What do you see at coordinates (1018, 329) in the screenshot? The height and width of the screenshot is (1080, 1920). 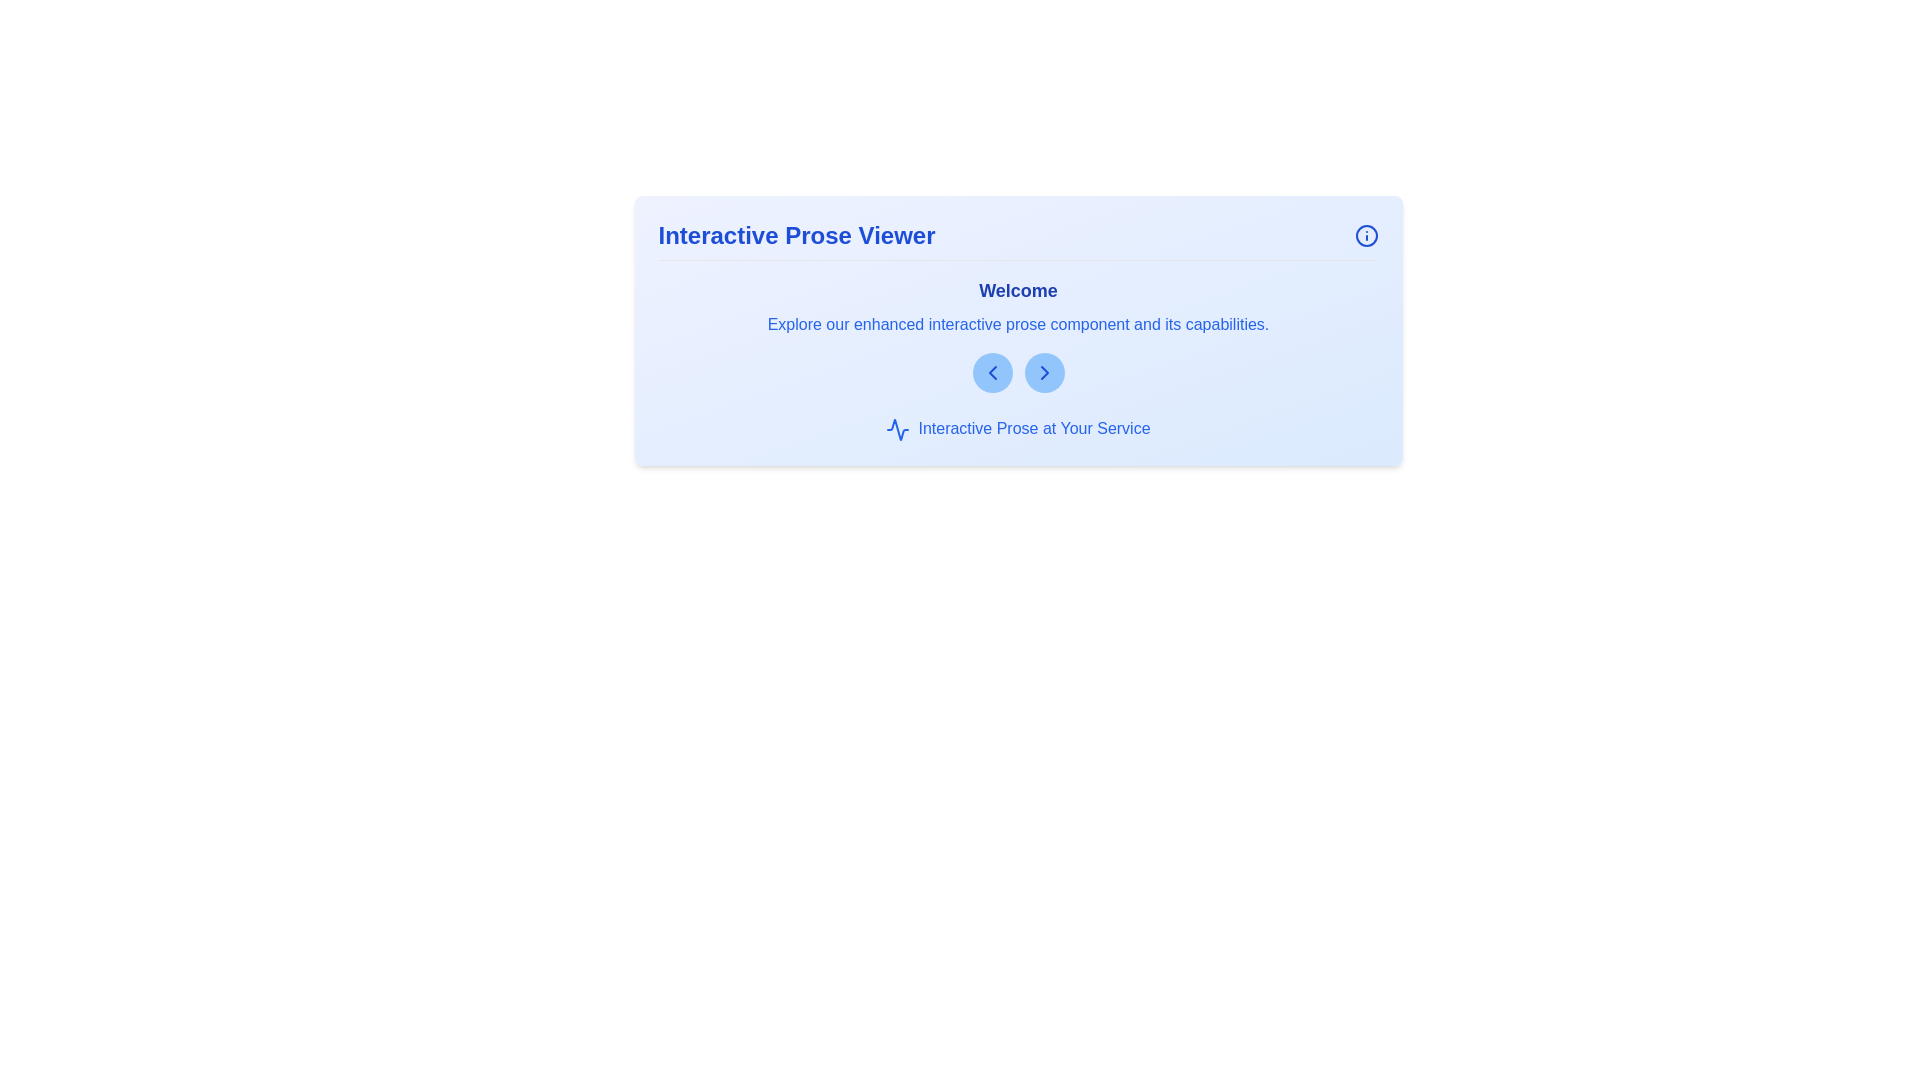 I see `informational text displayed within the Informational Widget titled 'Interactive Prose Viewer', which includes the sub-header 'Welcome' and additional descriptive text` at bounding box center [1018, 329].